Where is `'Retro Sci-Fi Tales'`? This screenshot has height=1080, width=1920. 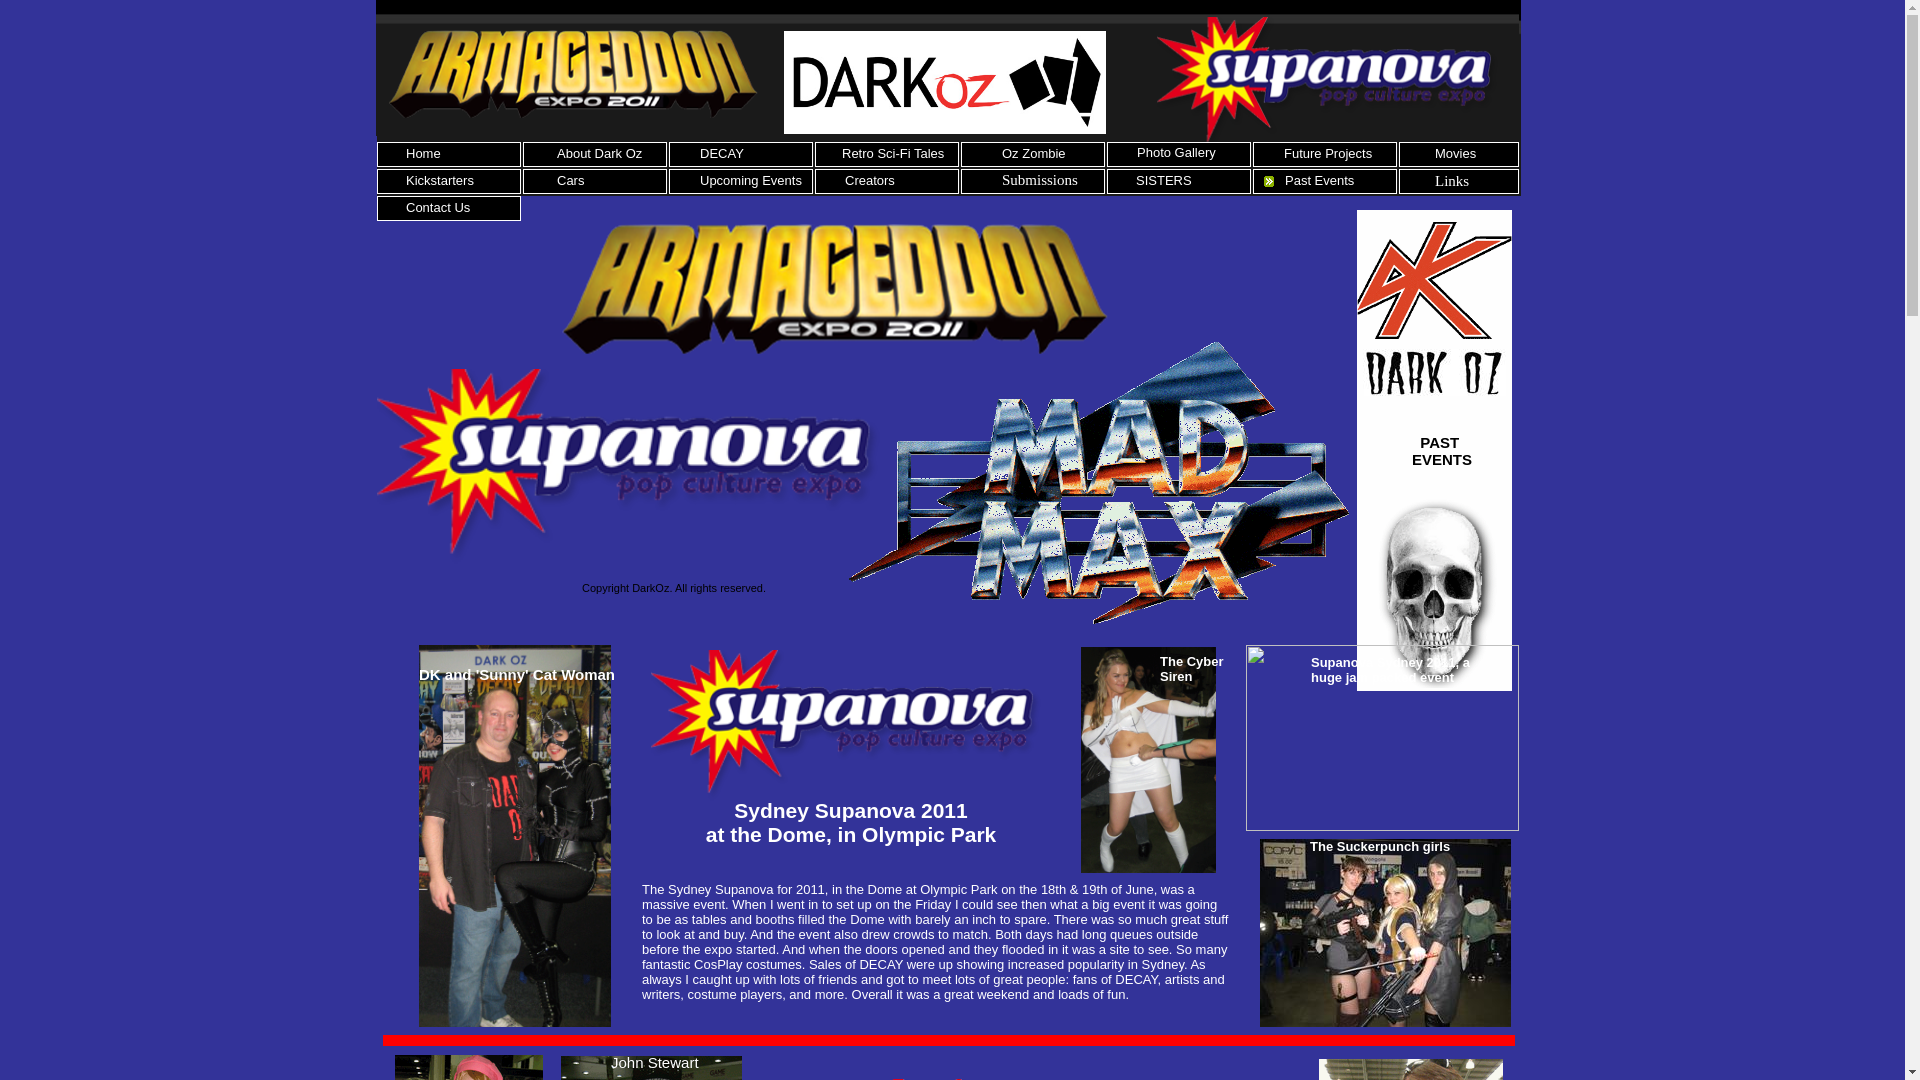
'Retro Sci-Fi Tales' is located at coordinates (891, 152).